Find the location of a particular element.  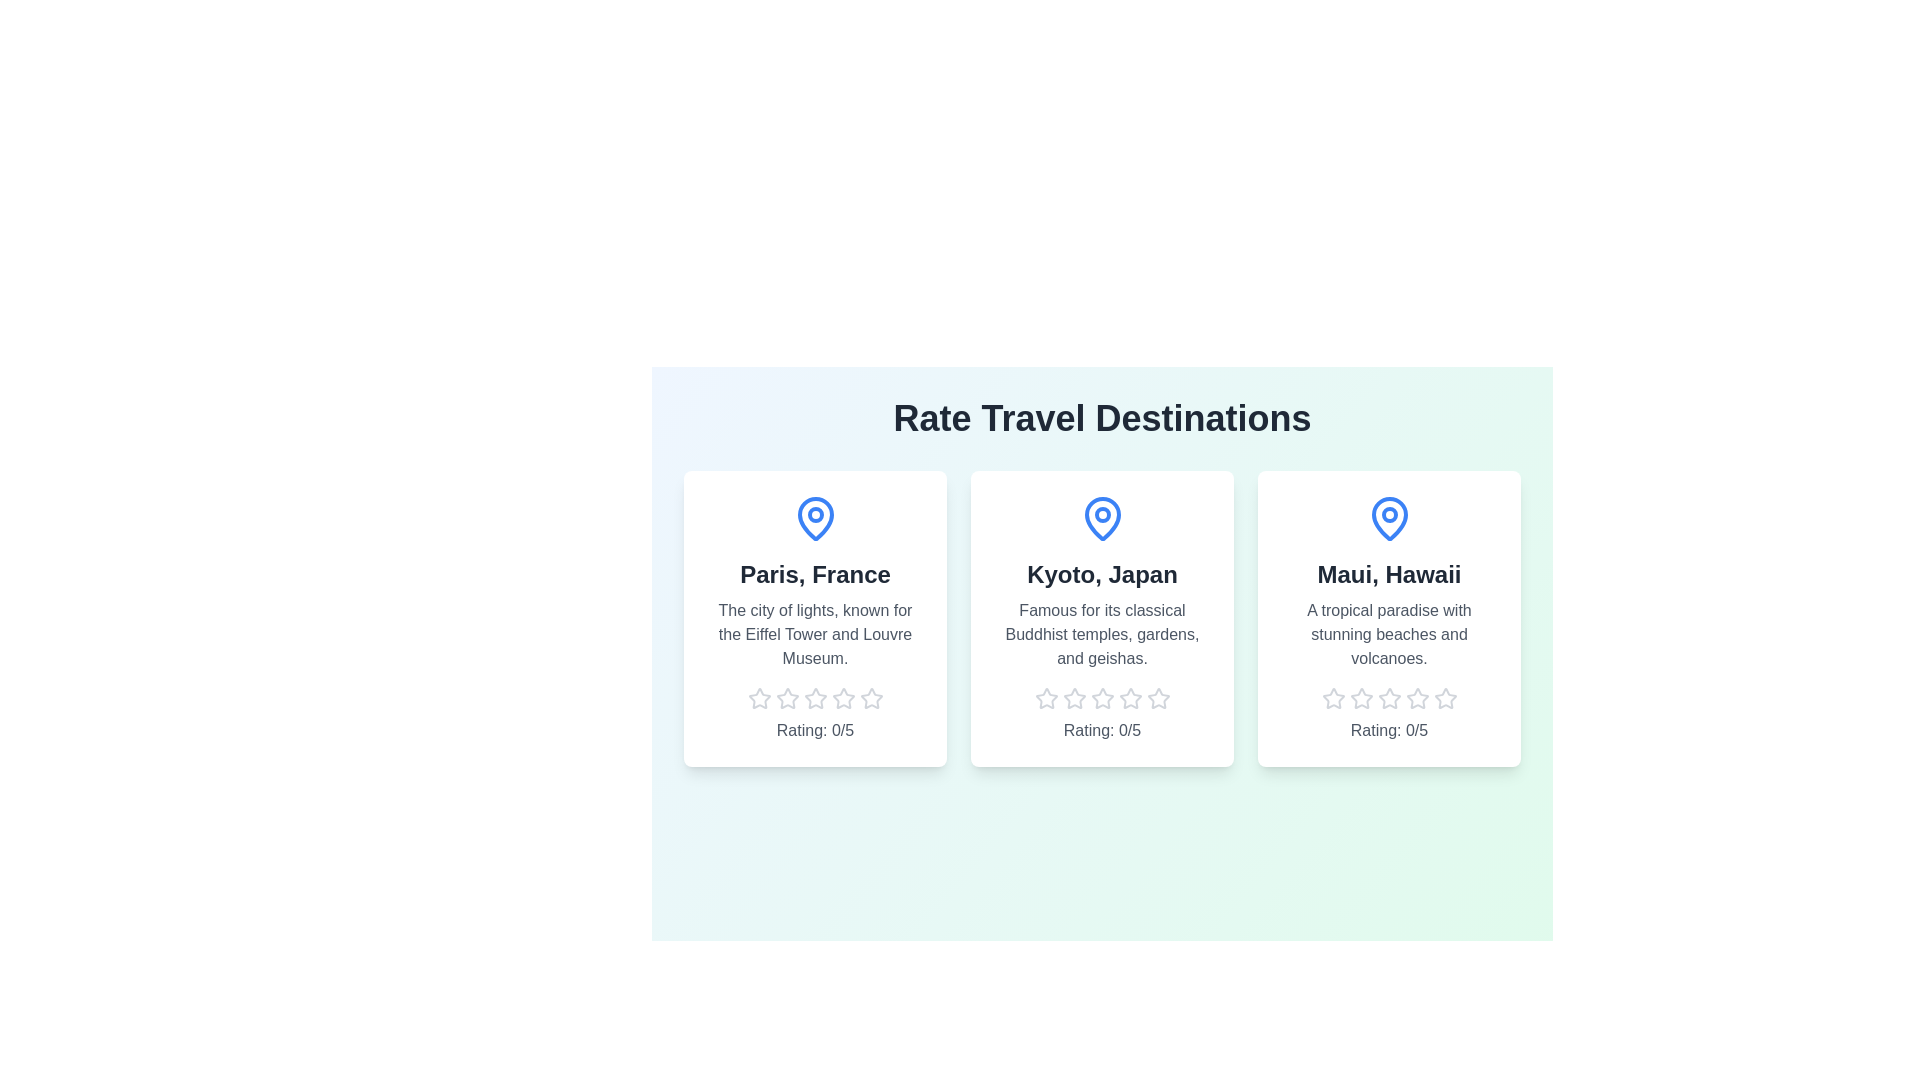

the star corresponding to 5 to observe the hover effect is located at coordinates (871, 697).